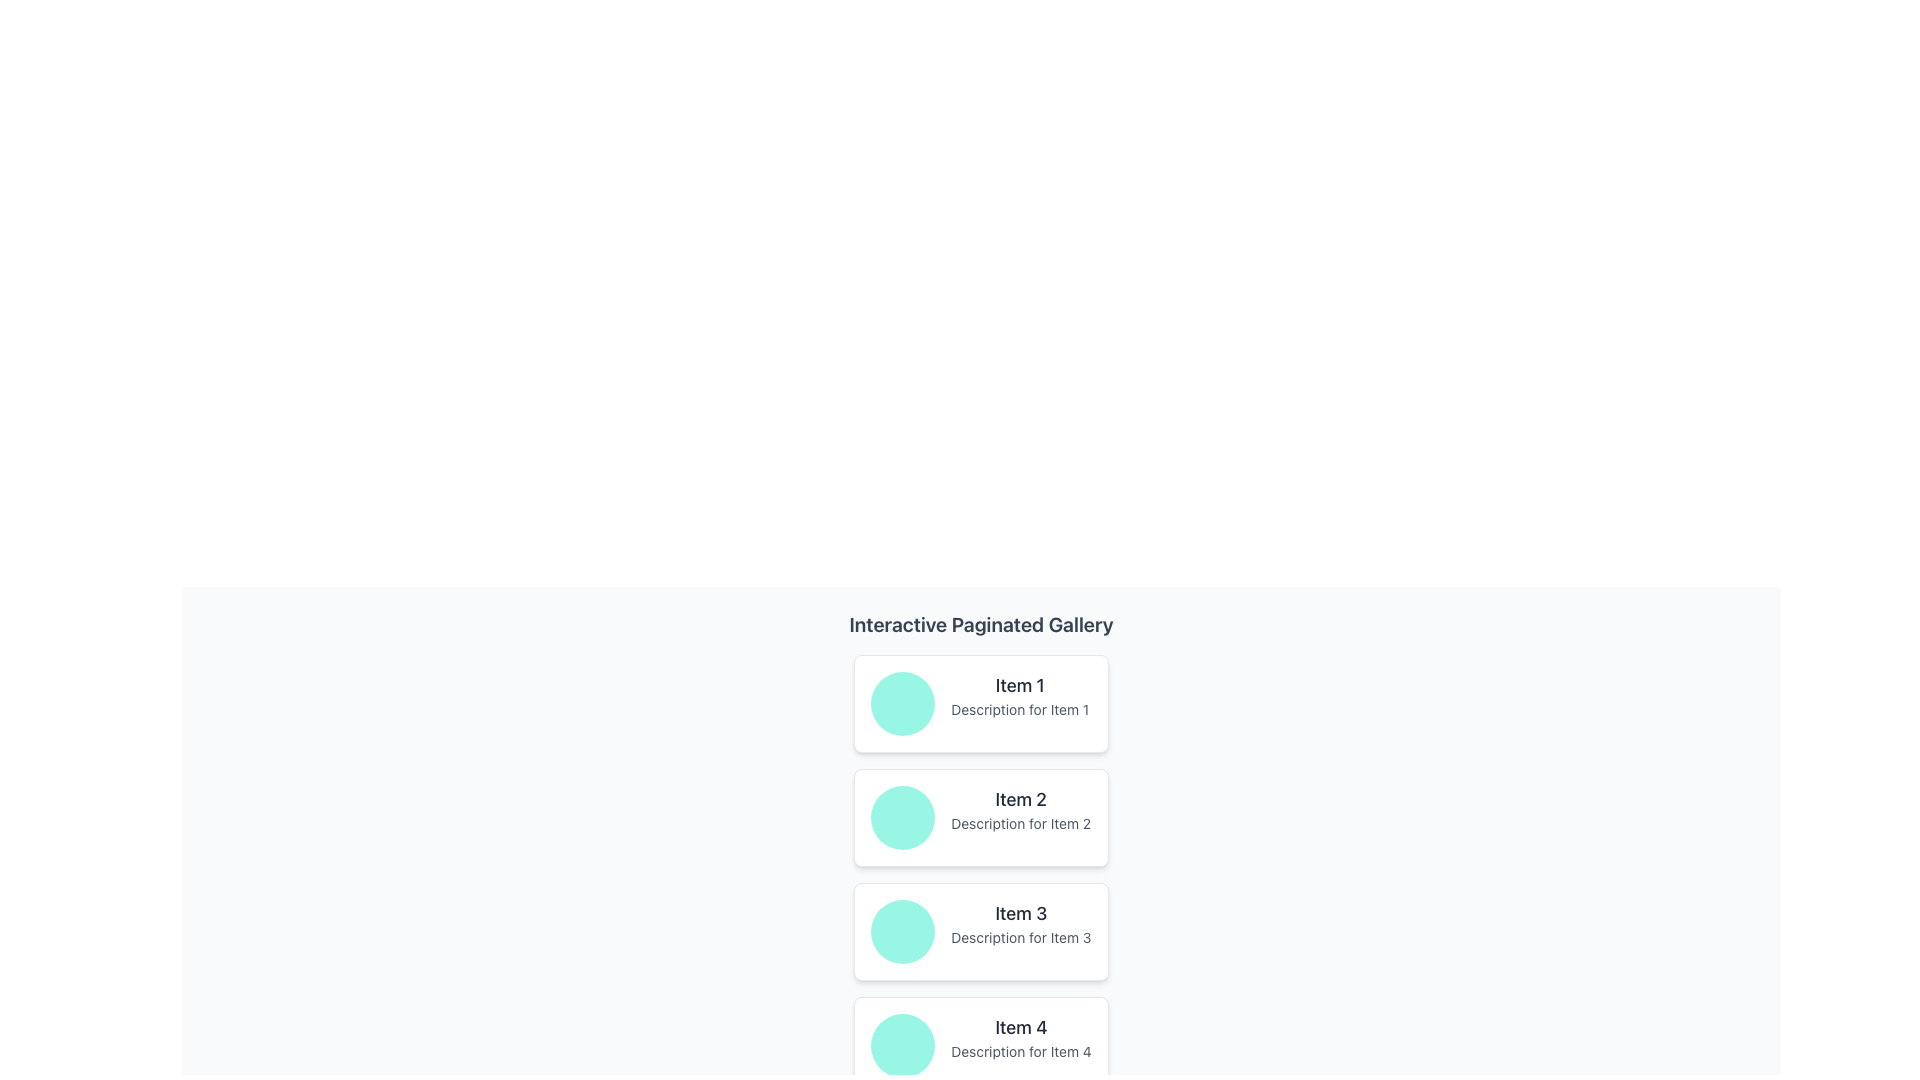 Image resolution: width=1920 pixels, height=1080 pixels. Describe the element at coordinates (981, 817) in the screenshot. I see `the second card in the vertical list, which contains the title 'Item 2' and a teal circular icon` at that location.